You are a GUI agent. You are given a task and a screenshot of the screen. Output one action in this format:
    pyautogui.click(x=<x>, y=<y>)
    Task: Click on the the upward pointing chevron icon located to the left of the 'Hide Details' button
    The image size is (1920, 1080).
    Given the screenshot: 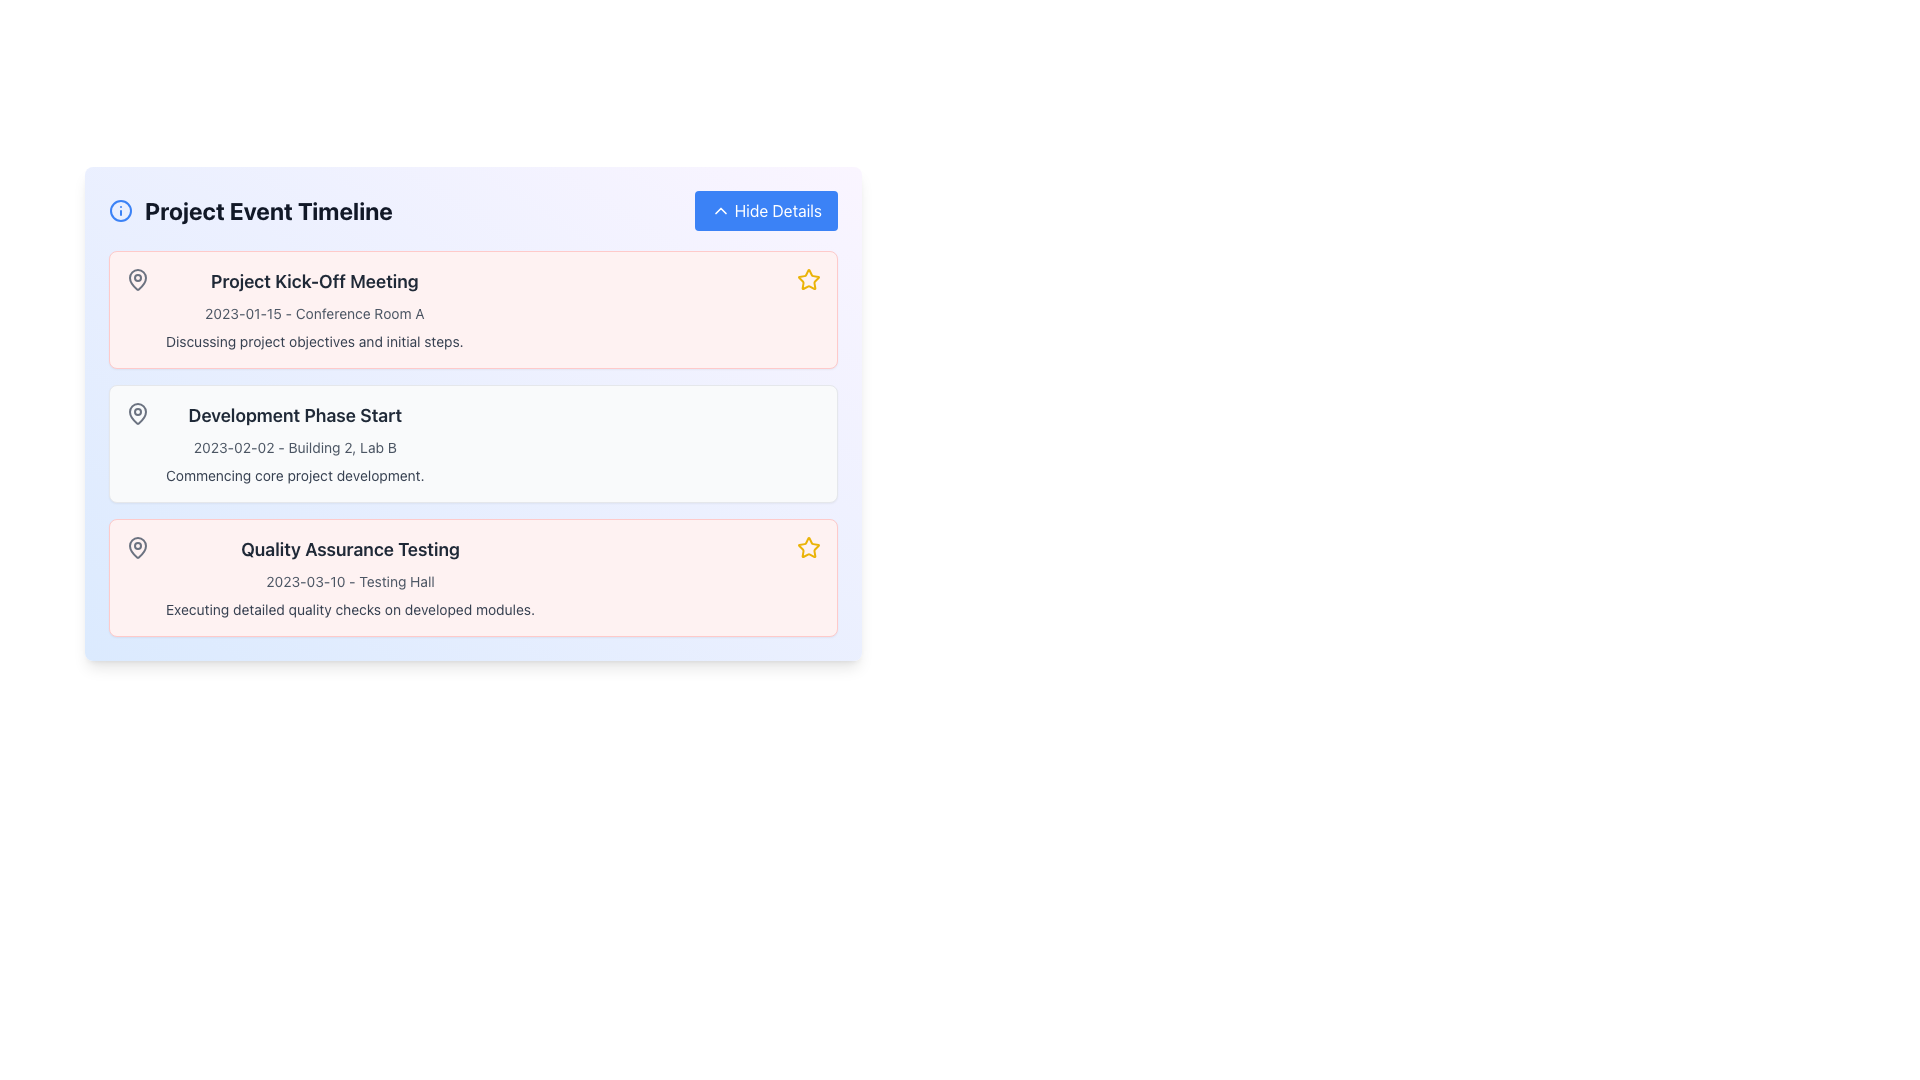 What is the action you would take?
    pyautogui.click(x=720, y=211)
    